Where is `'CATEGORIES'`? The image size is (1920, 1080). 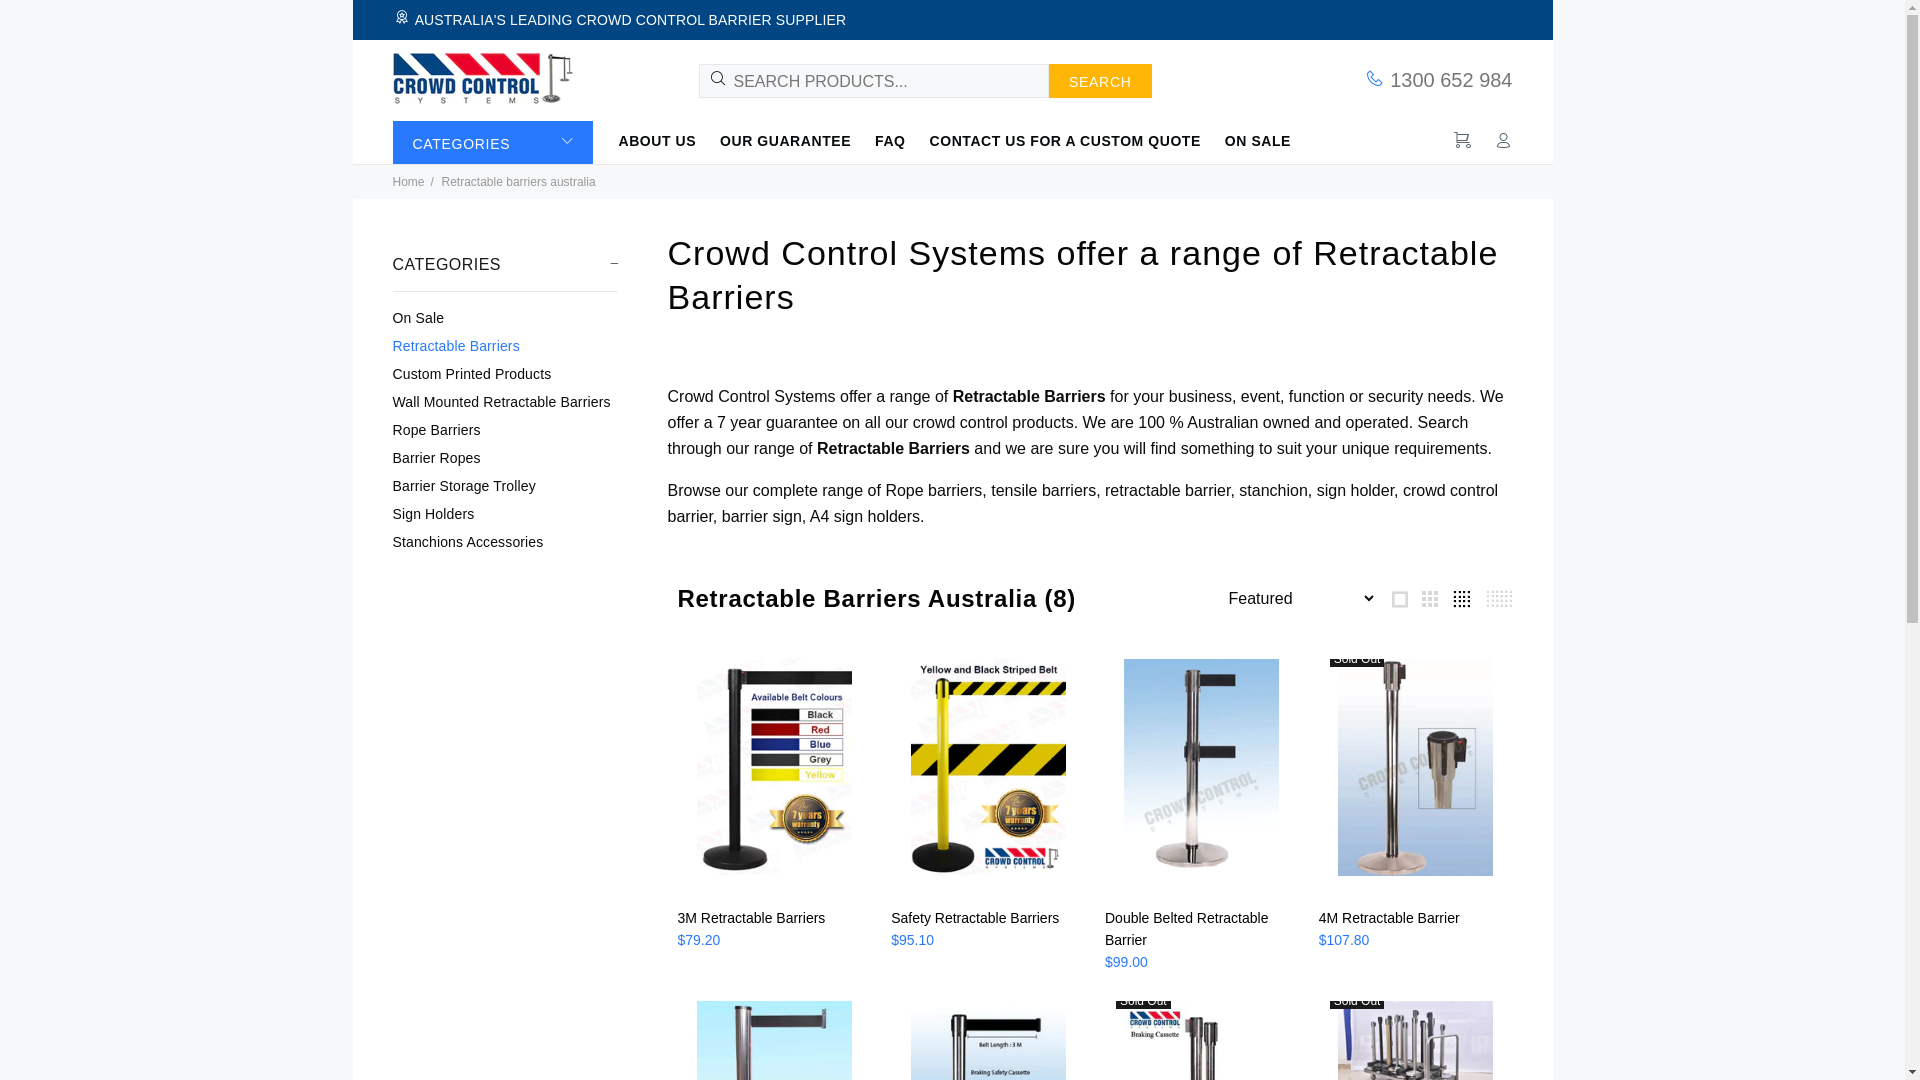
'CATEGORIES' is located at coordinates (491, 141).